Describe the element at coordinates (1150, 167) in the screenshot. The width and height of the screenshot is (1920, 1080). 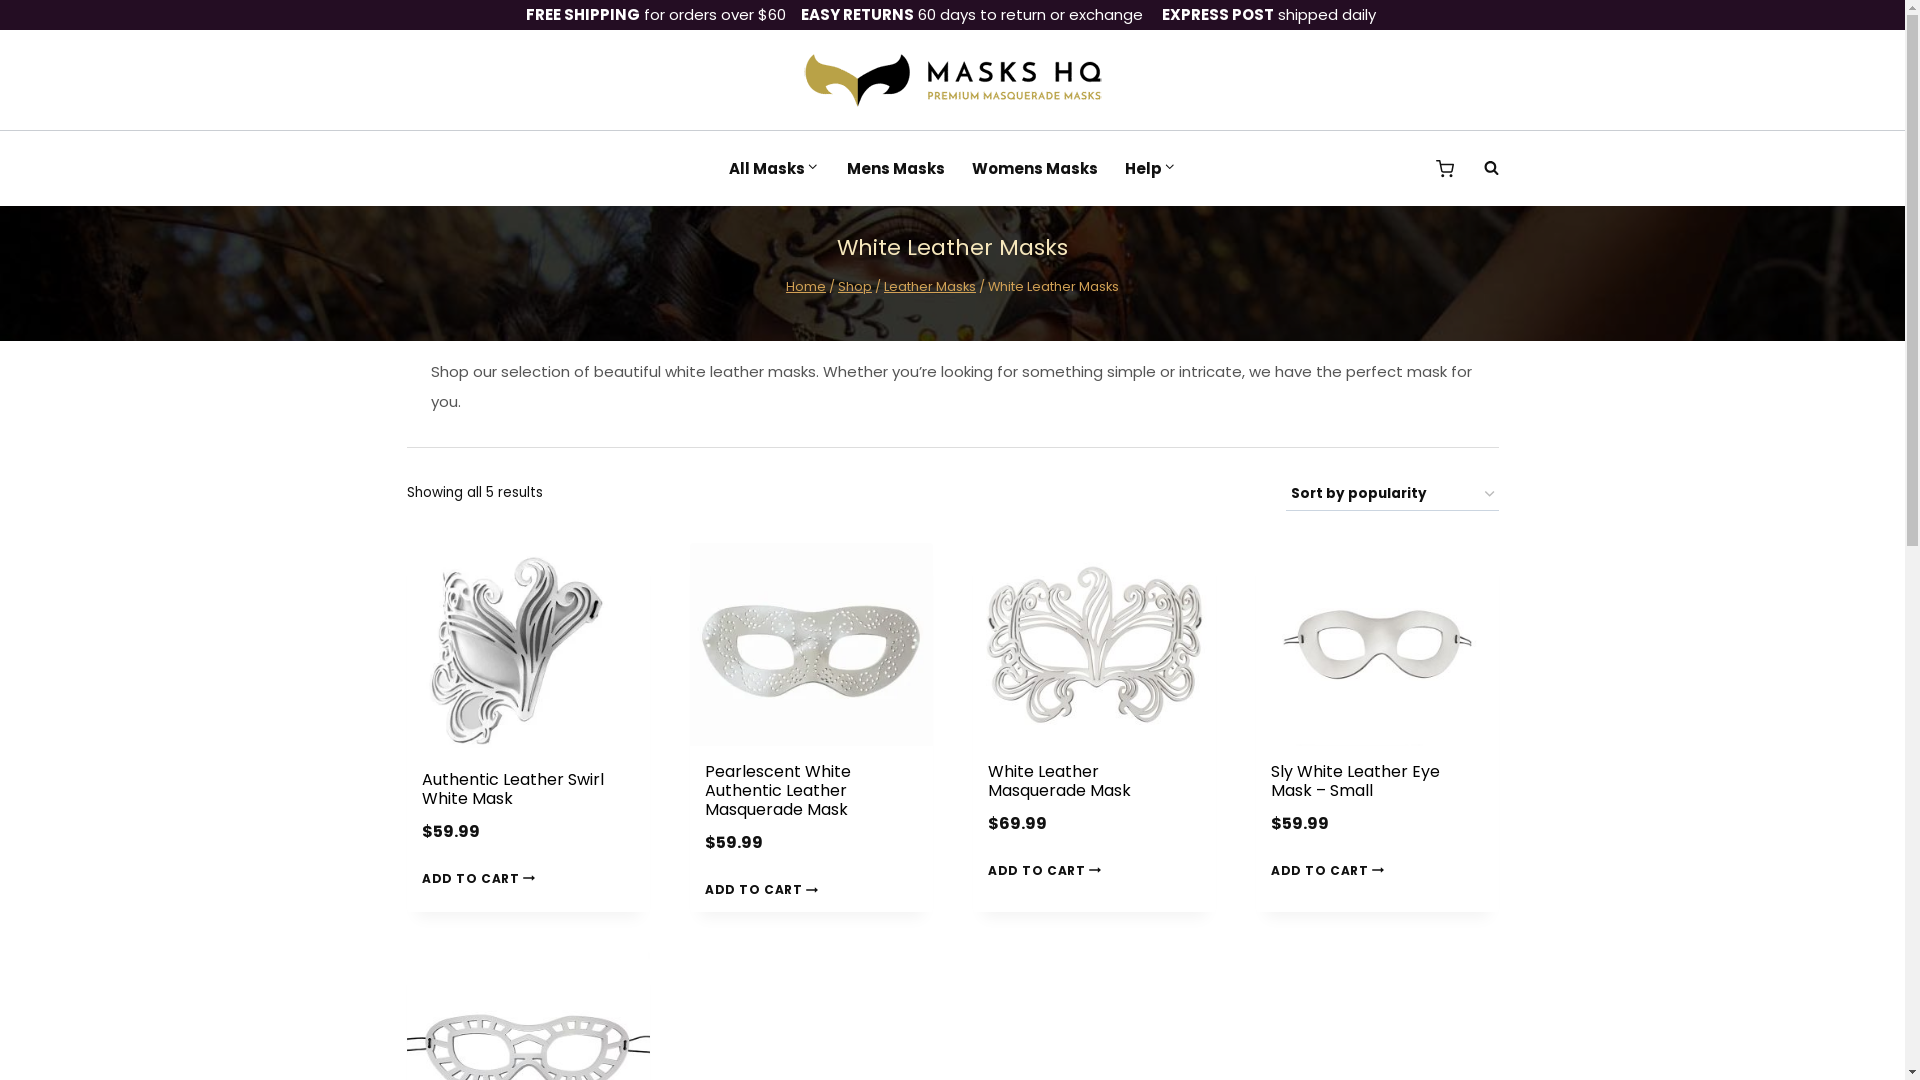
I see `'Help'` at that location.